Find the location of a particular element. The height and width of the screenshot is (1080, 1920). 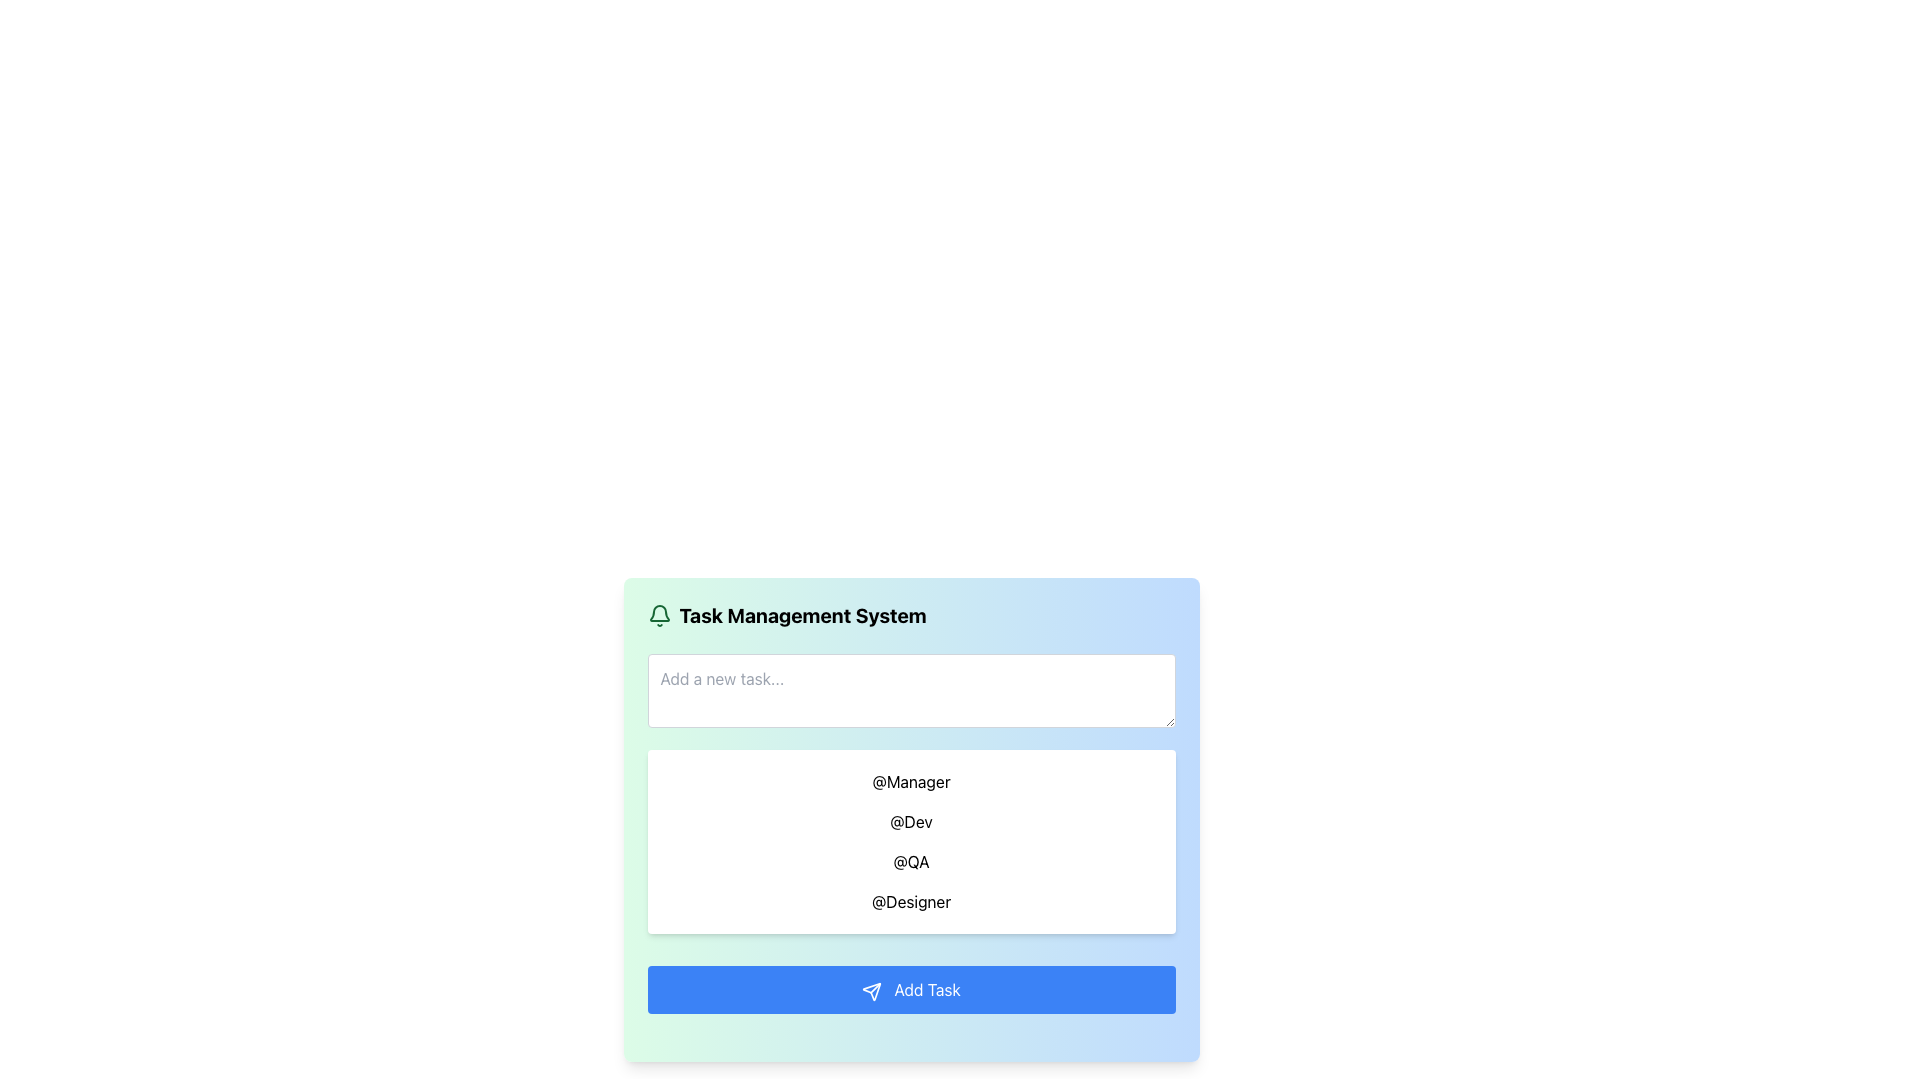

the text label '@Dev' which is the second item in a vertical list, styled in a sans-serif font and changes background color on hover is located at coordinates (910, 821).